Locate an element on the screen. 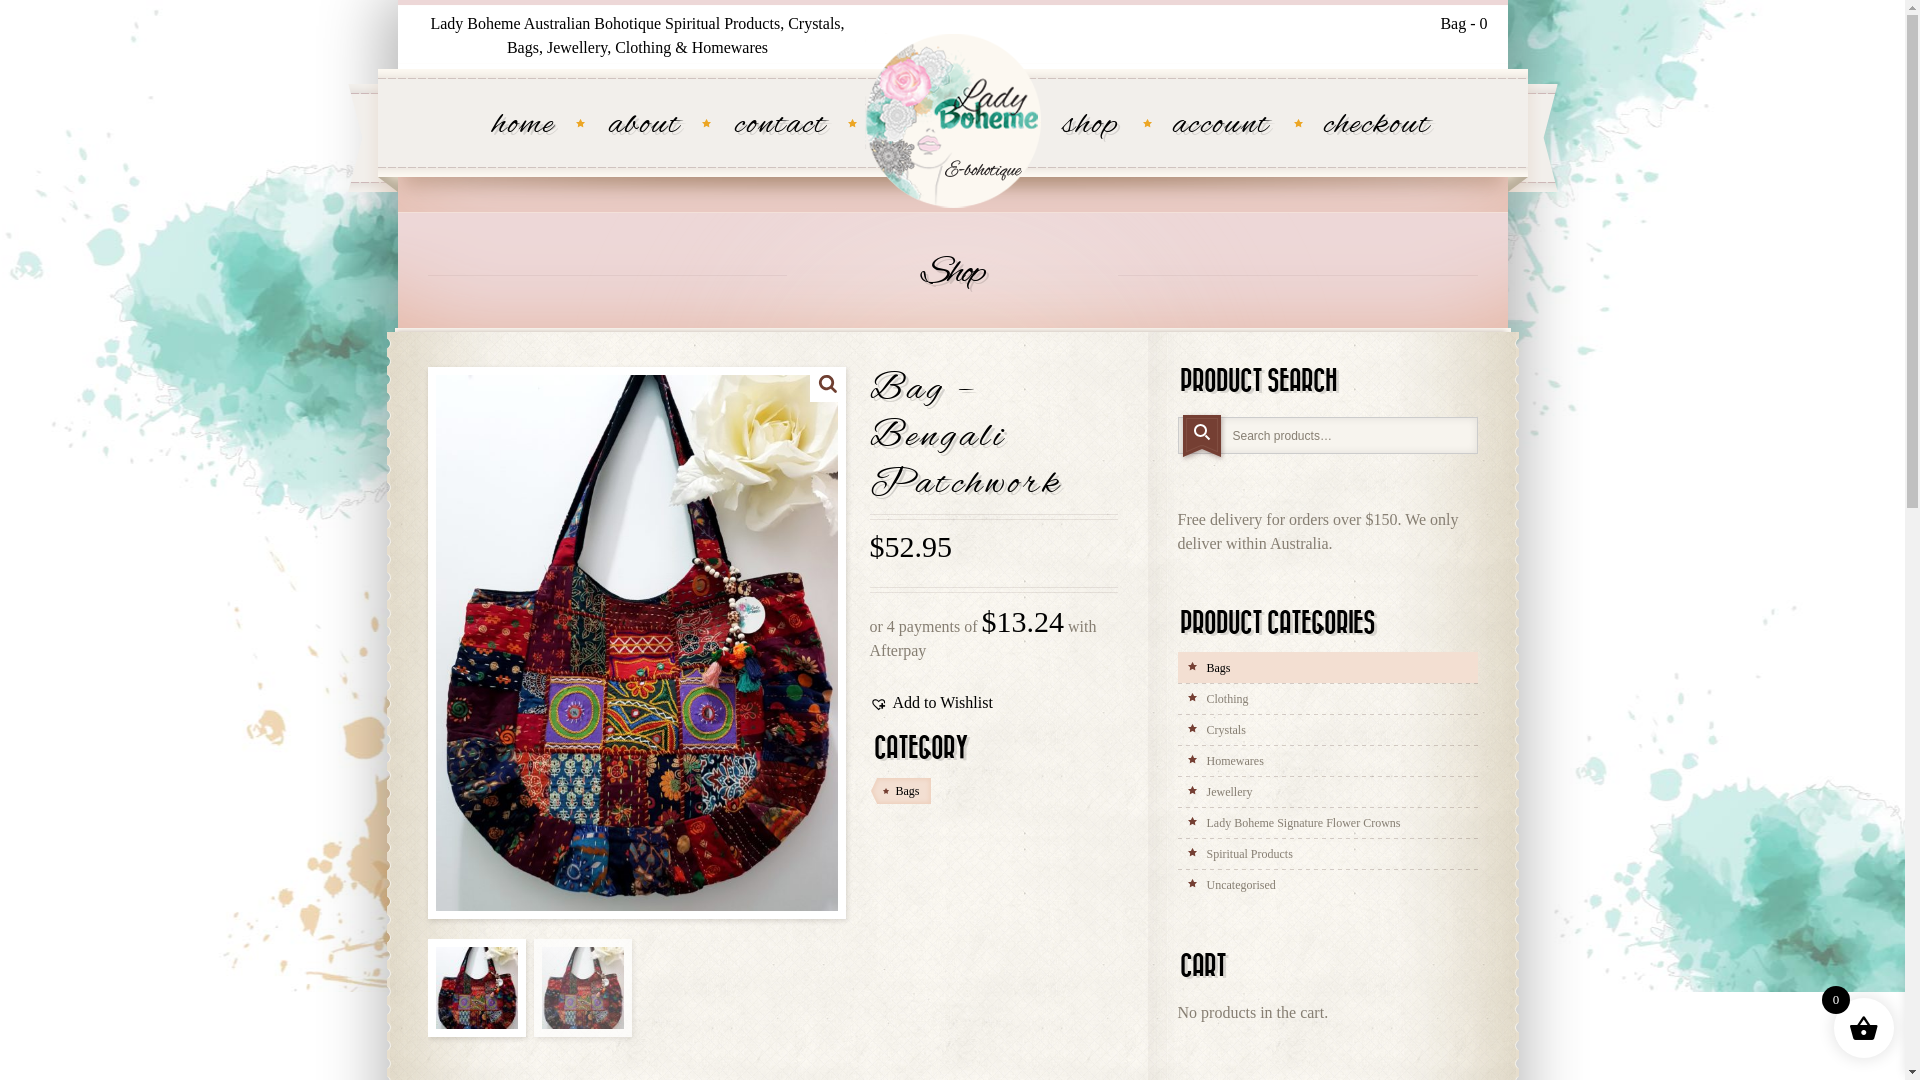 Image resolution: width=1920 pixels, height=1080 pixels. 'Add to Wishlist' is located at coordinates (930, 701).